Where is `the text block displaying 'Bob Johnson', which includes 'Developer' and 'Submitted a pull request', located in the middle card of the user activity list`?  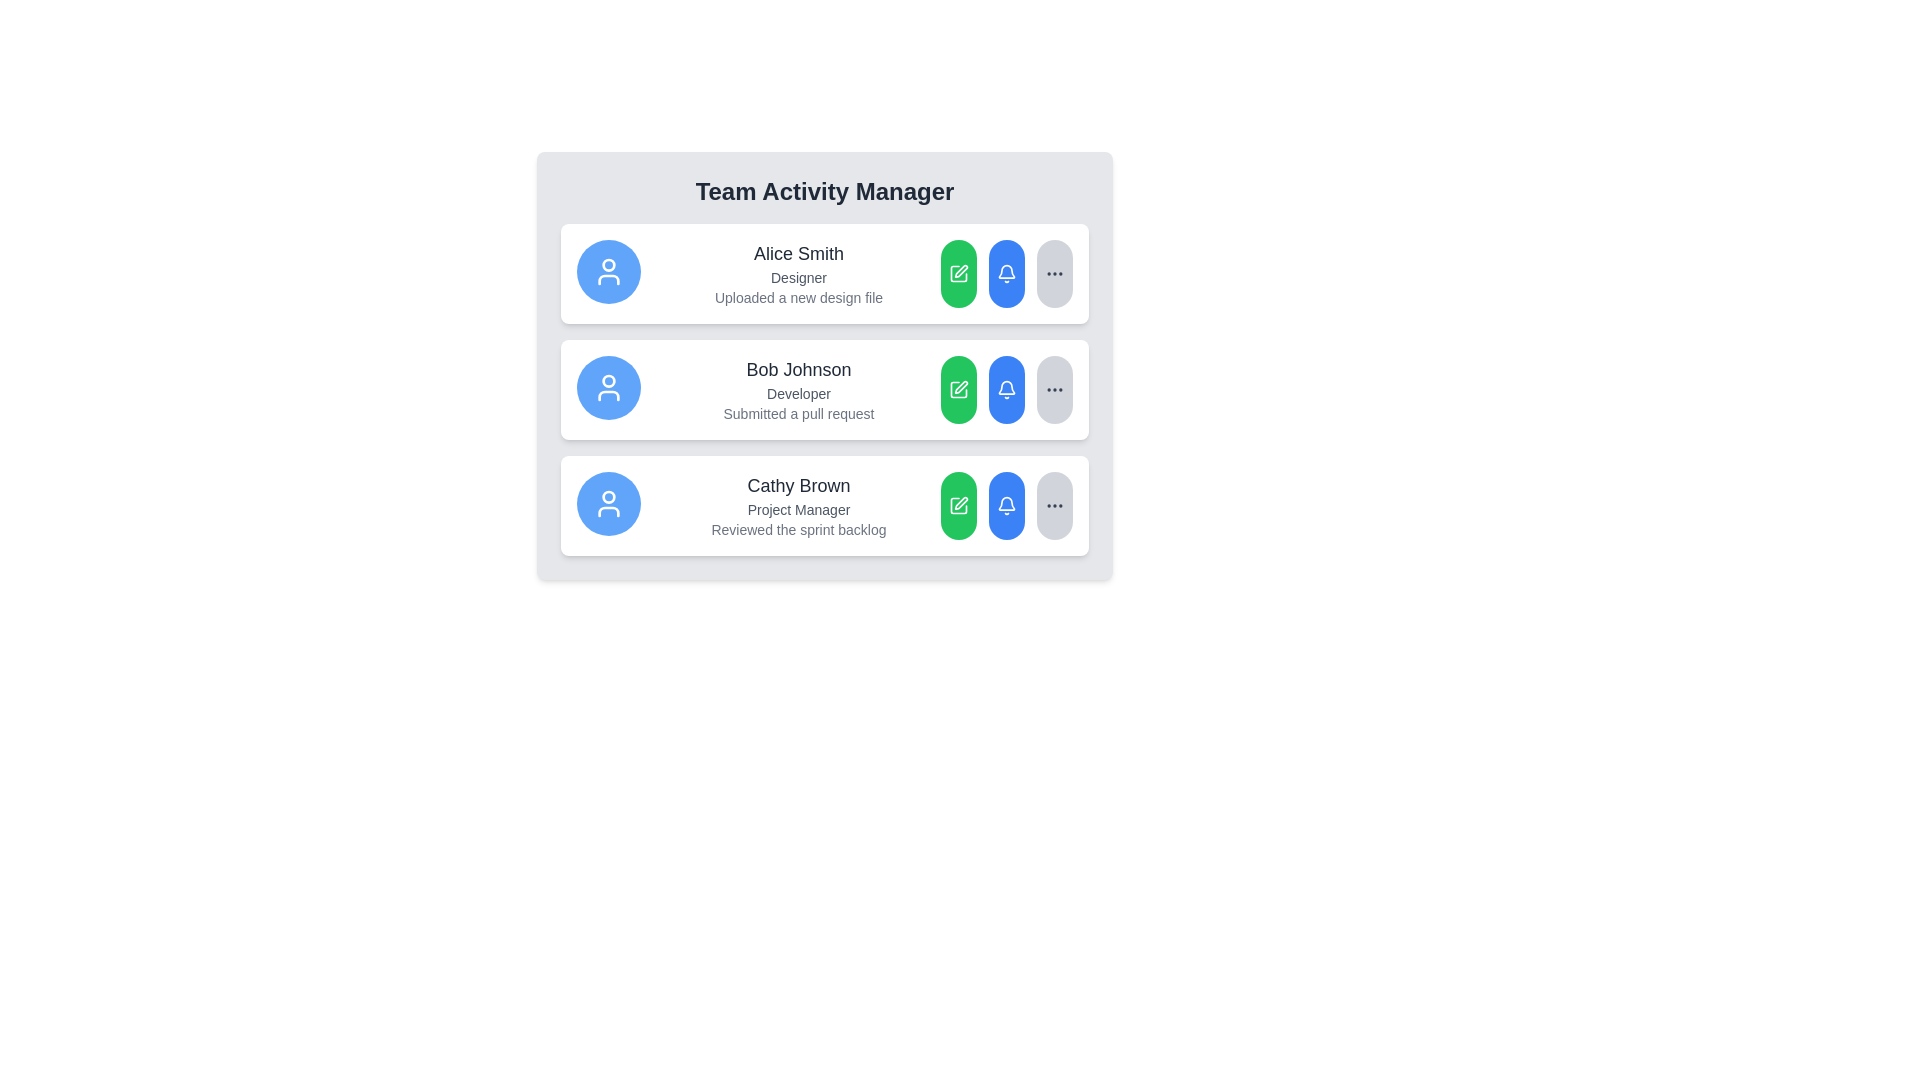 the text block displaying 'Bob Johnson', which includes 'Developer' and 'Submitted a pull request', located in the middle card of the user activity list is located at coordinates (797, 389).